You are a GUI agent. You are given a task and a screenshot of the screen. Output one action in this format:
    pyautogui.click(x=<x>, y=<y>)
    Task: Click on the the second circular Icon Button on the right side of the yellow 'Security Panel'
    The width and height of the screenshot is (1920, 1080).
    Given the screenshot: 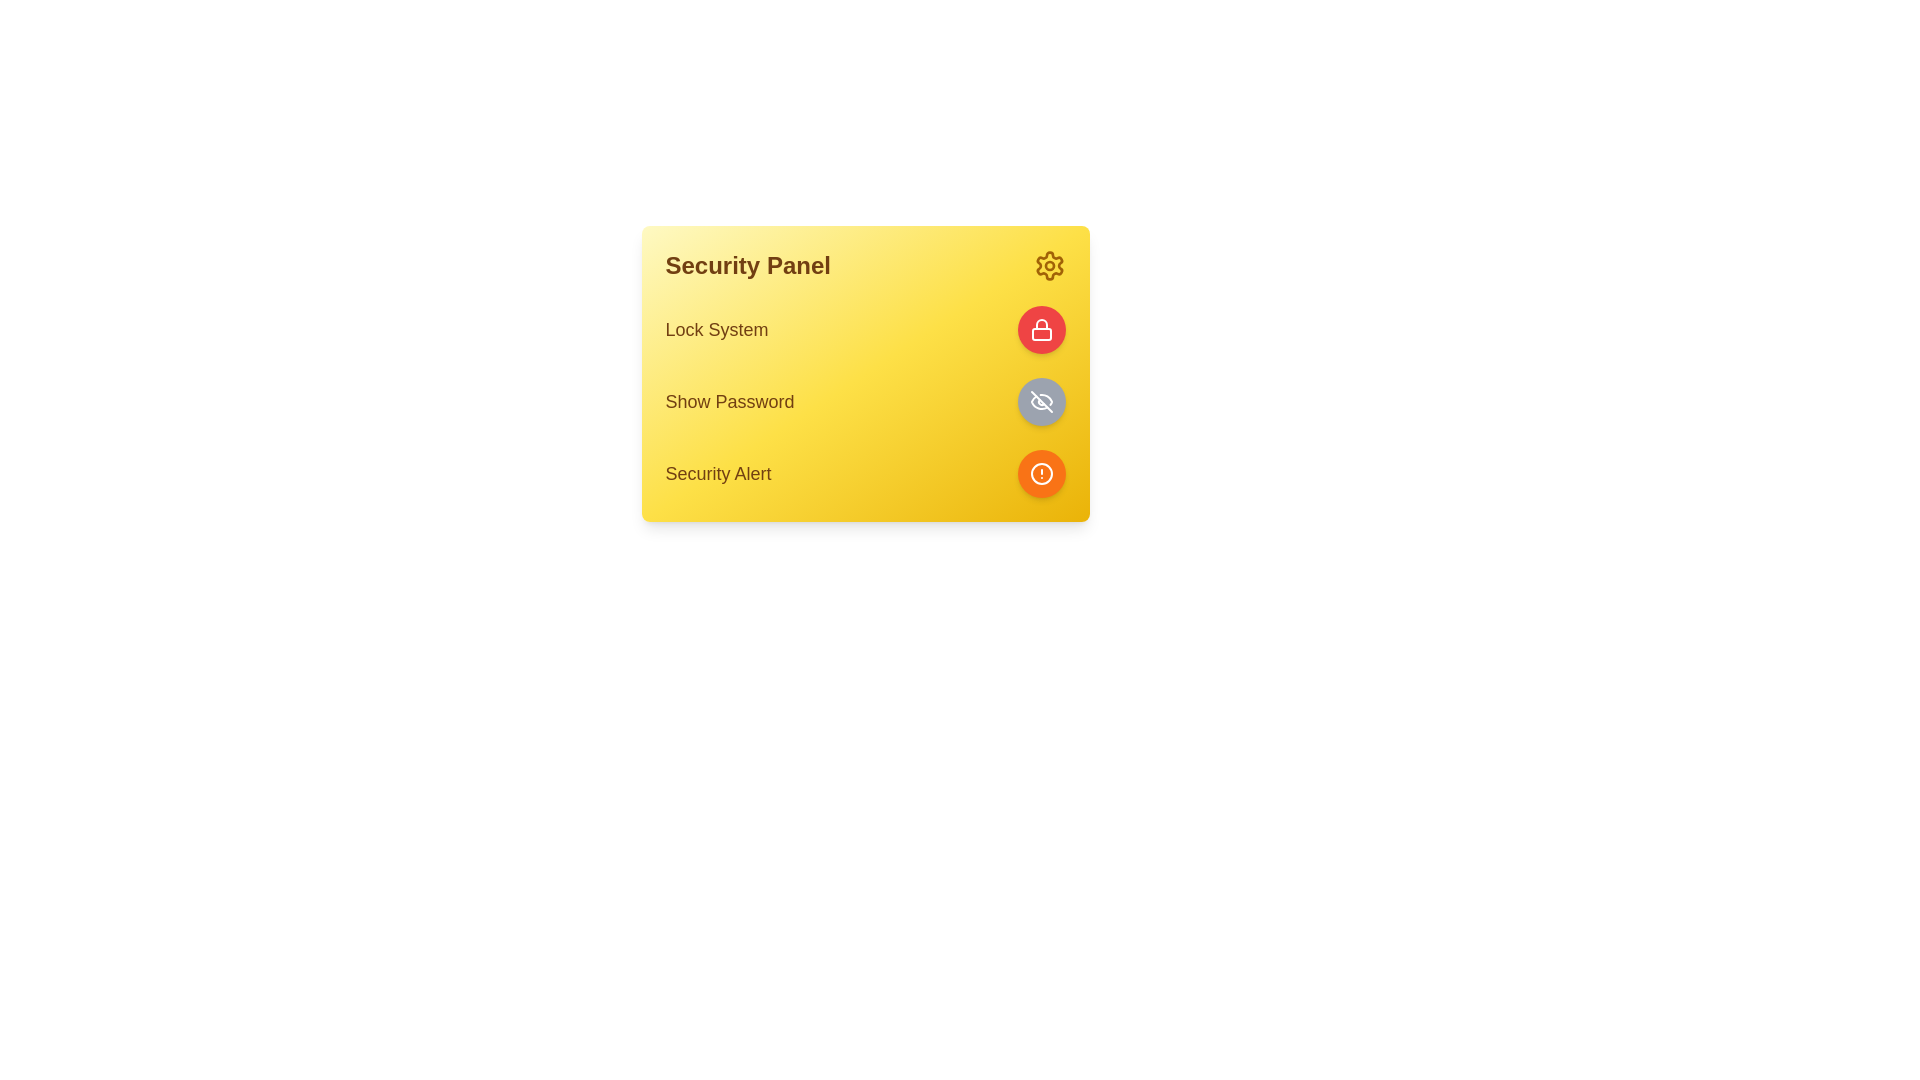 What is the action you would take?
    pyautogui.click(x=1040, y=401)
    